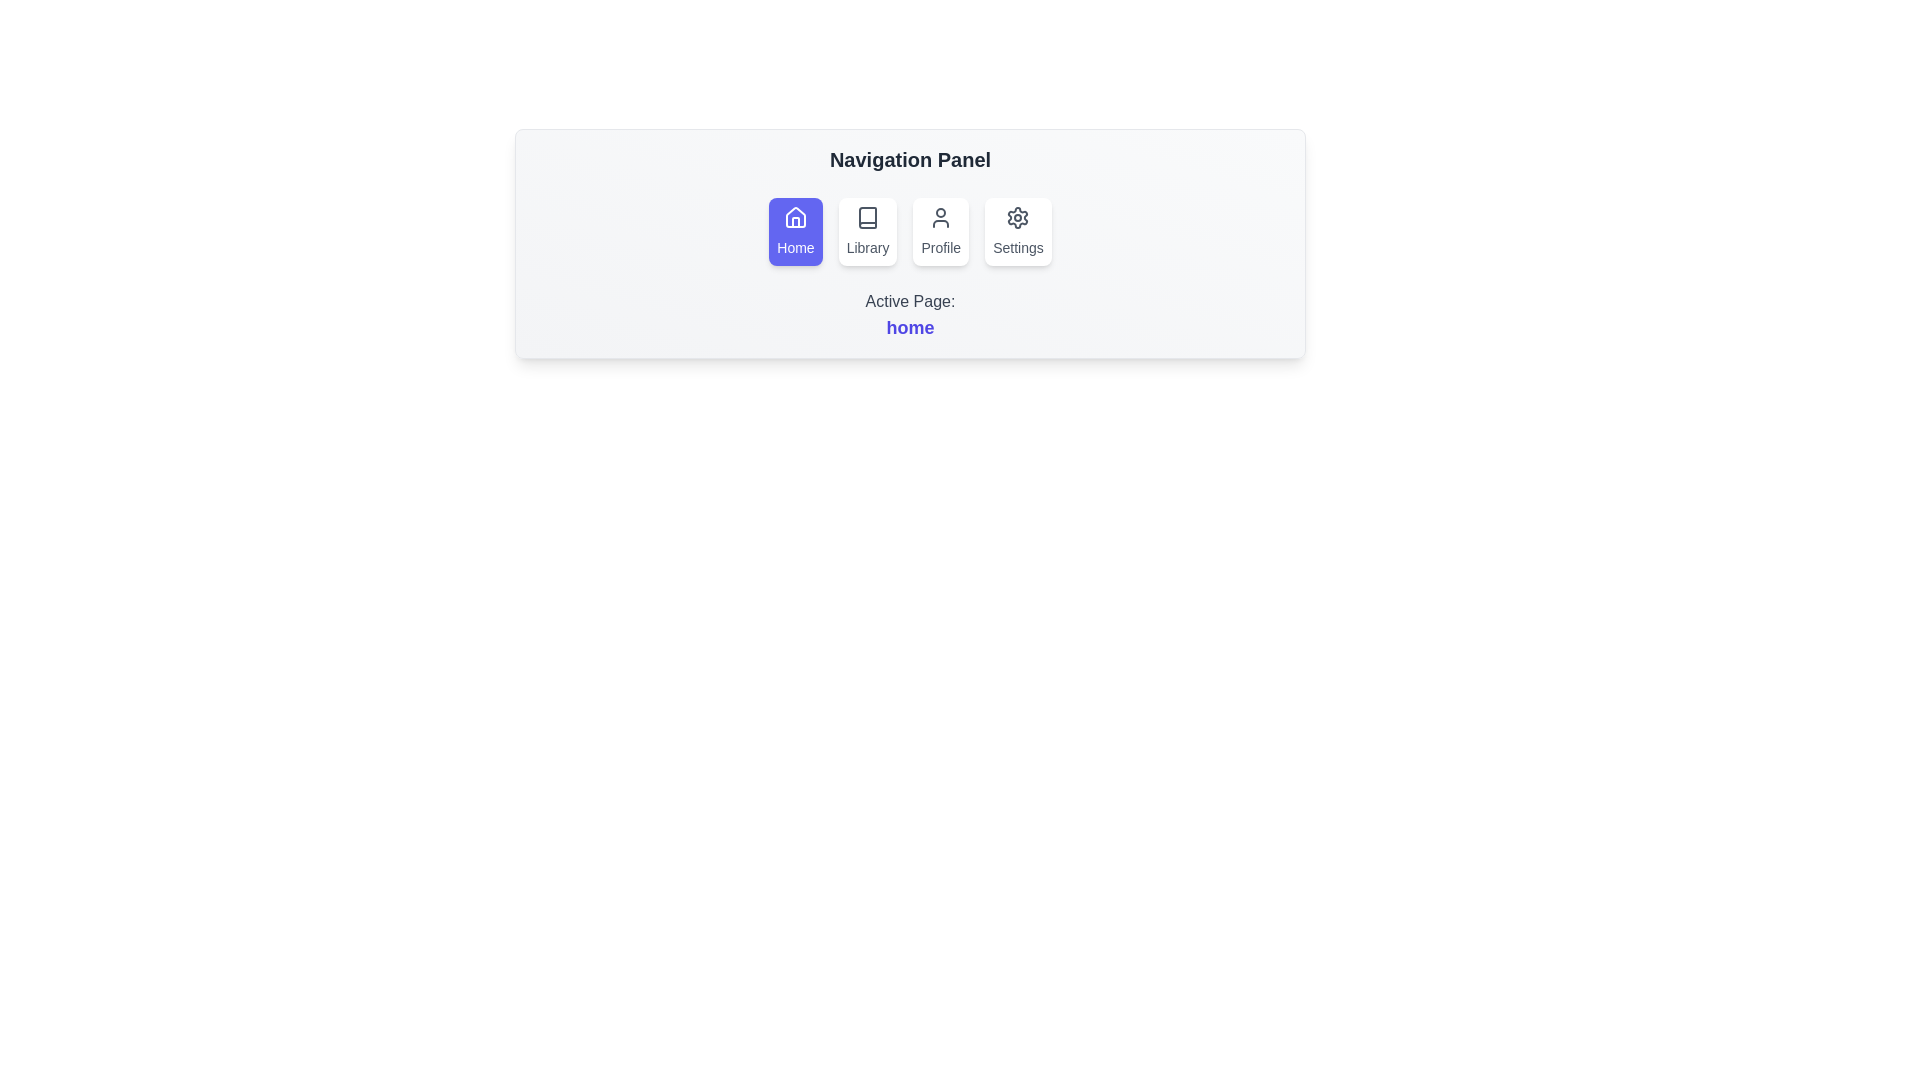 This screenshot has height=1080, width=1920. Describe the element at coordinates (940, 218) in the screenshot. I see `the user profile icon located on the 'Profile' button, which is the third button from the left in the navigation panel` at that location.